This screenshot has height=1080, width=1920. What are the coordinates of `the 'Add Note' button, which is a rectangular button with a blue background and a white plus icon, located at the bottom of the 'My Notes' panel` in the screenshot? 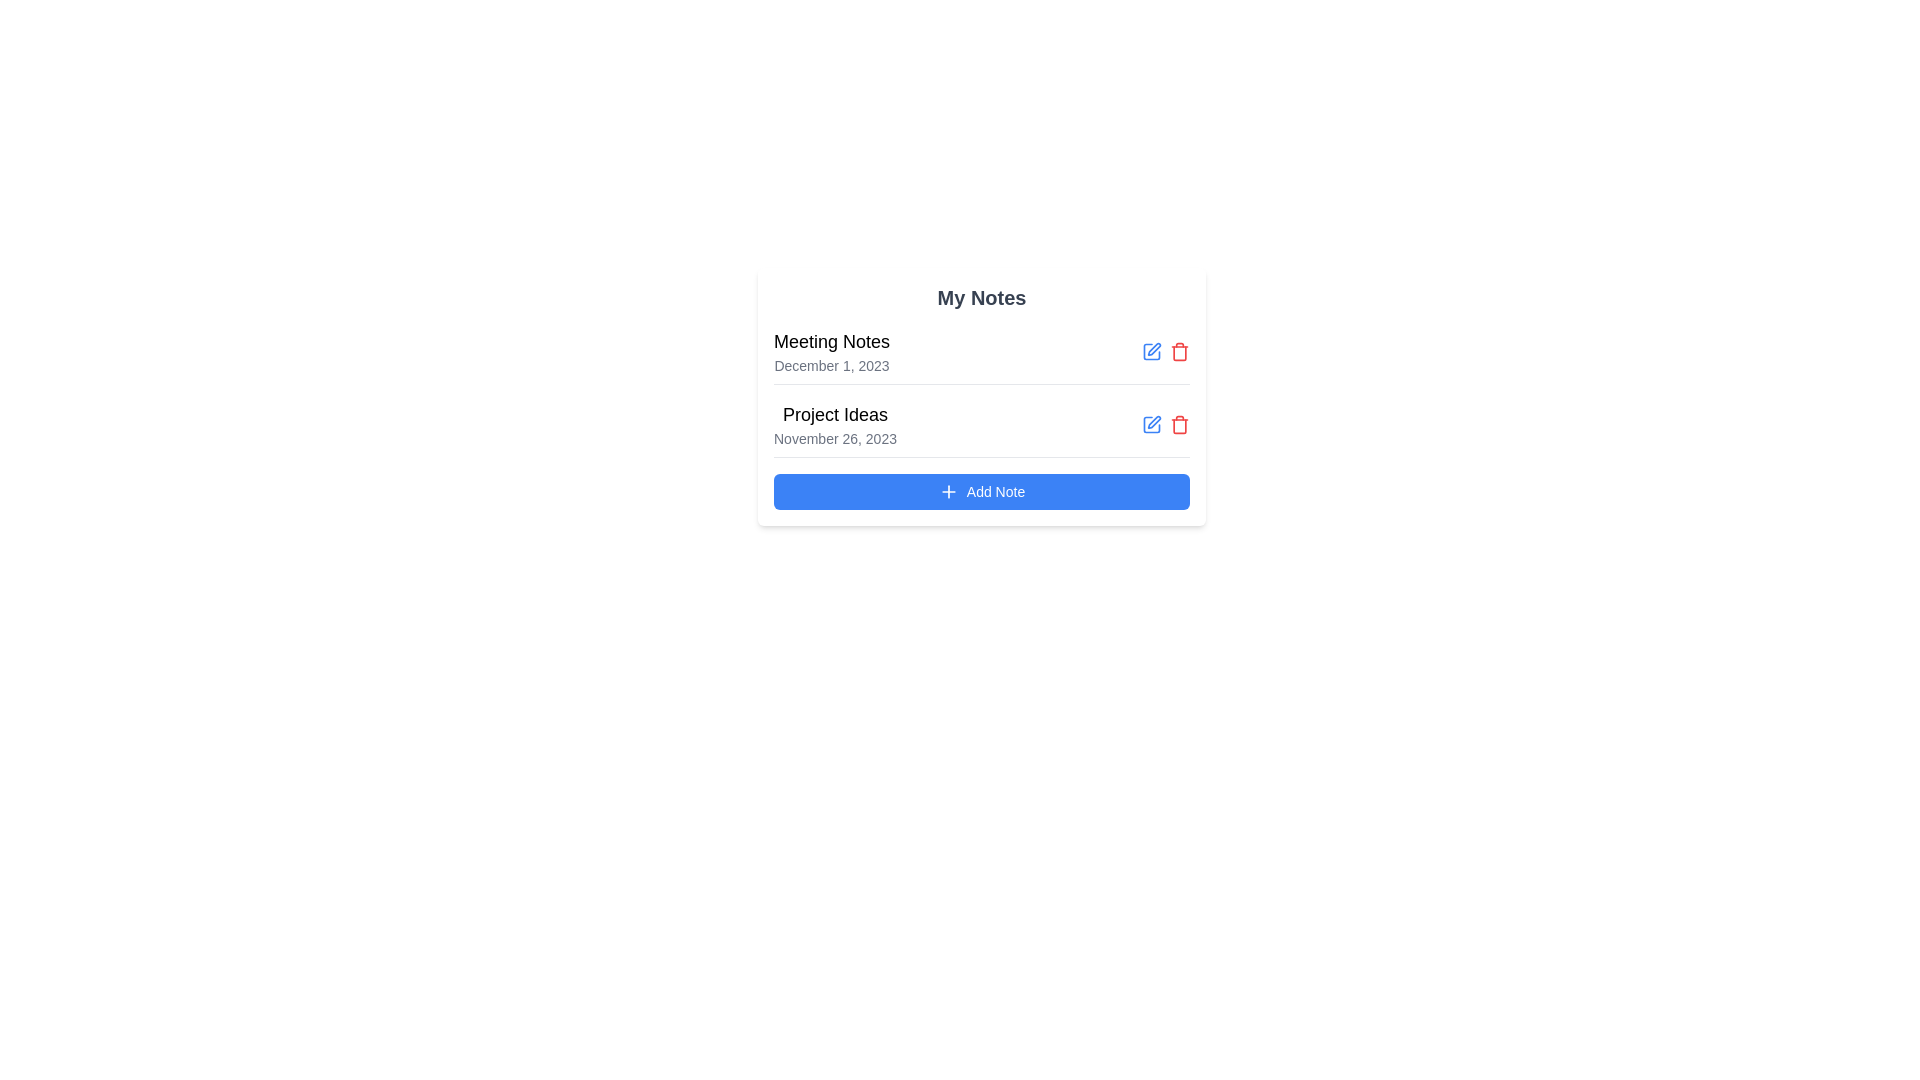 It's located at (982, 492).